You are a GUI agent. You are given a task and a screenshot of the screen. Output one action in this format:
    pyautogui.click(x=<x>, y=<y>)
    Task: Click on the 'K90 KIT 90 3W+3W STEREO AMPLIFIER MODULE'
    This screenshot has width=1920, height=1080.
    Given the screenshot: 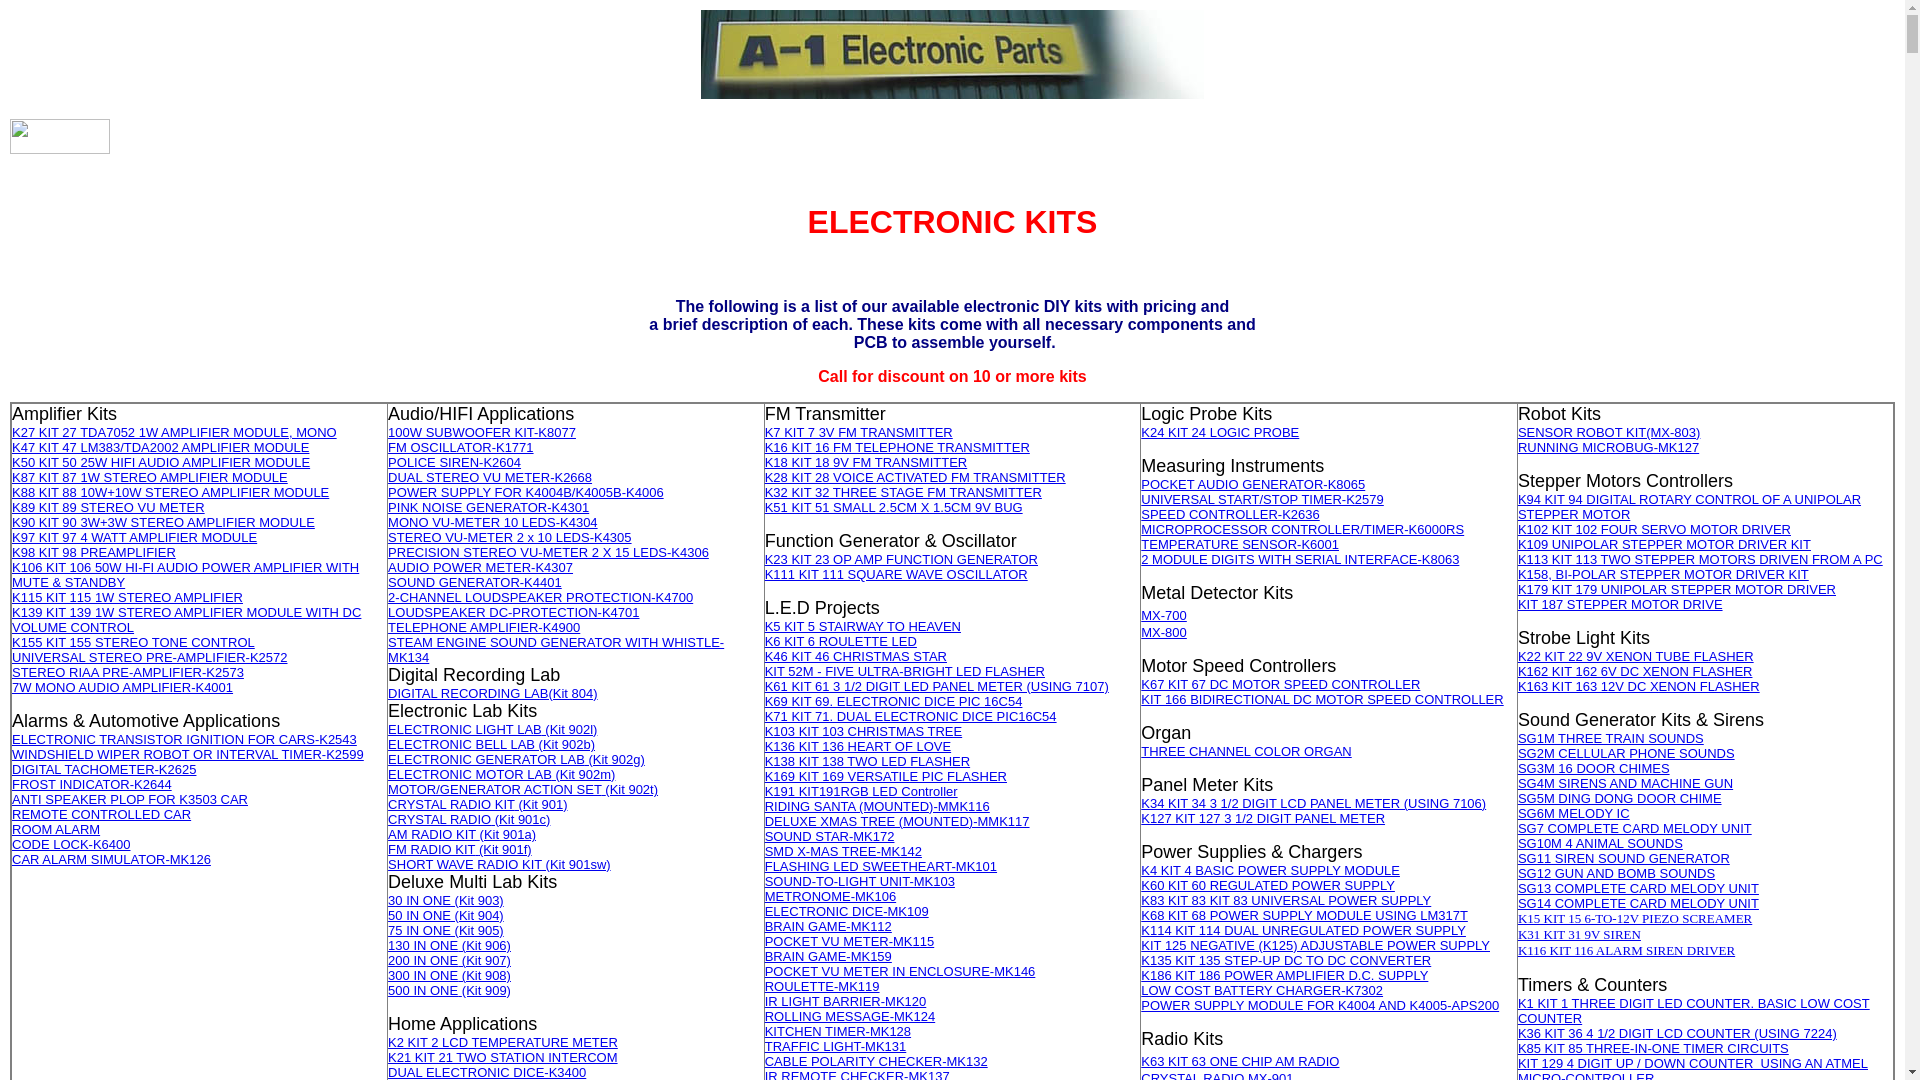 What is the action you would take?
    pyautogui.click(x=163, y=521)
    